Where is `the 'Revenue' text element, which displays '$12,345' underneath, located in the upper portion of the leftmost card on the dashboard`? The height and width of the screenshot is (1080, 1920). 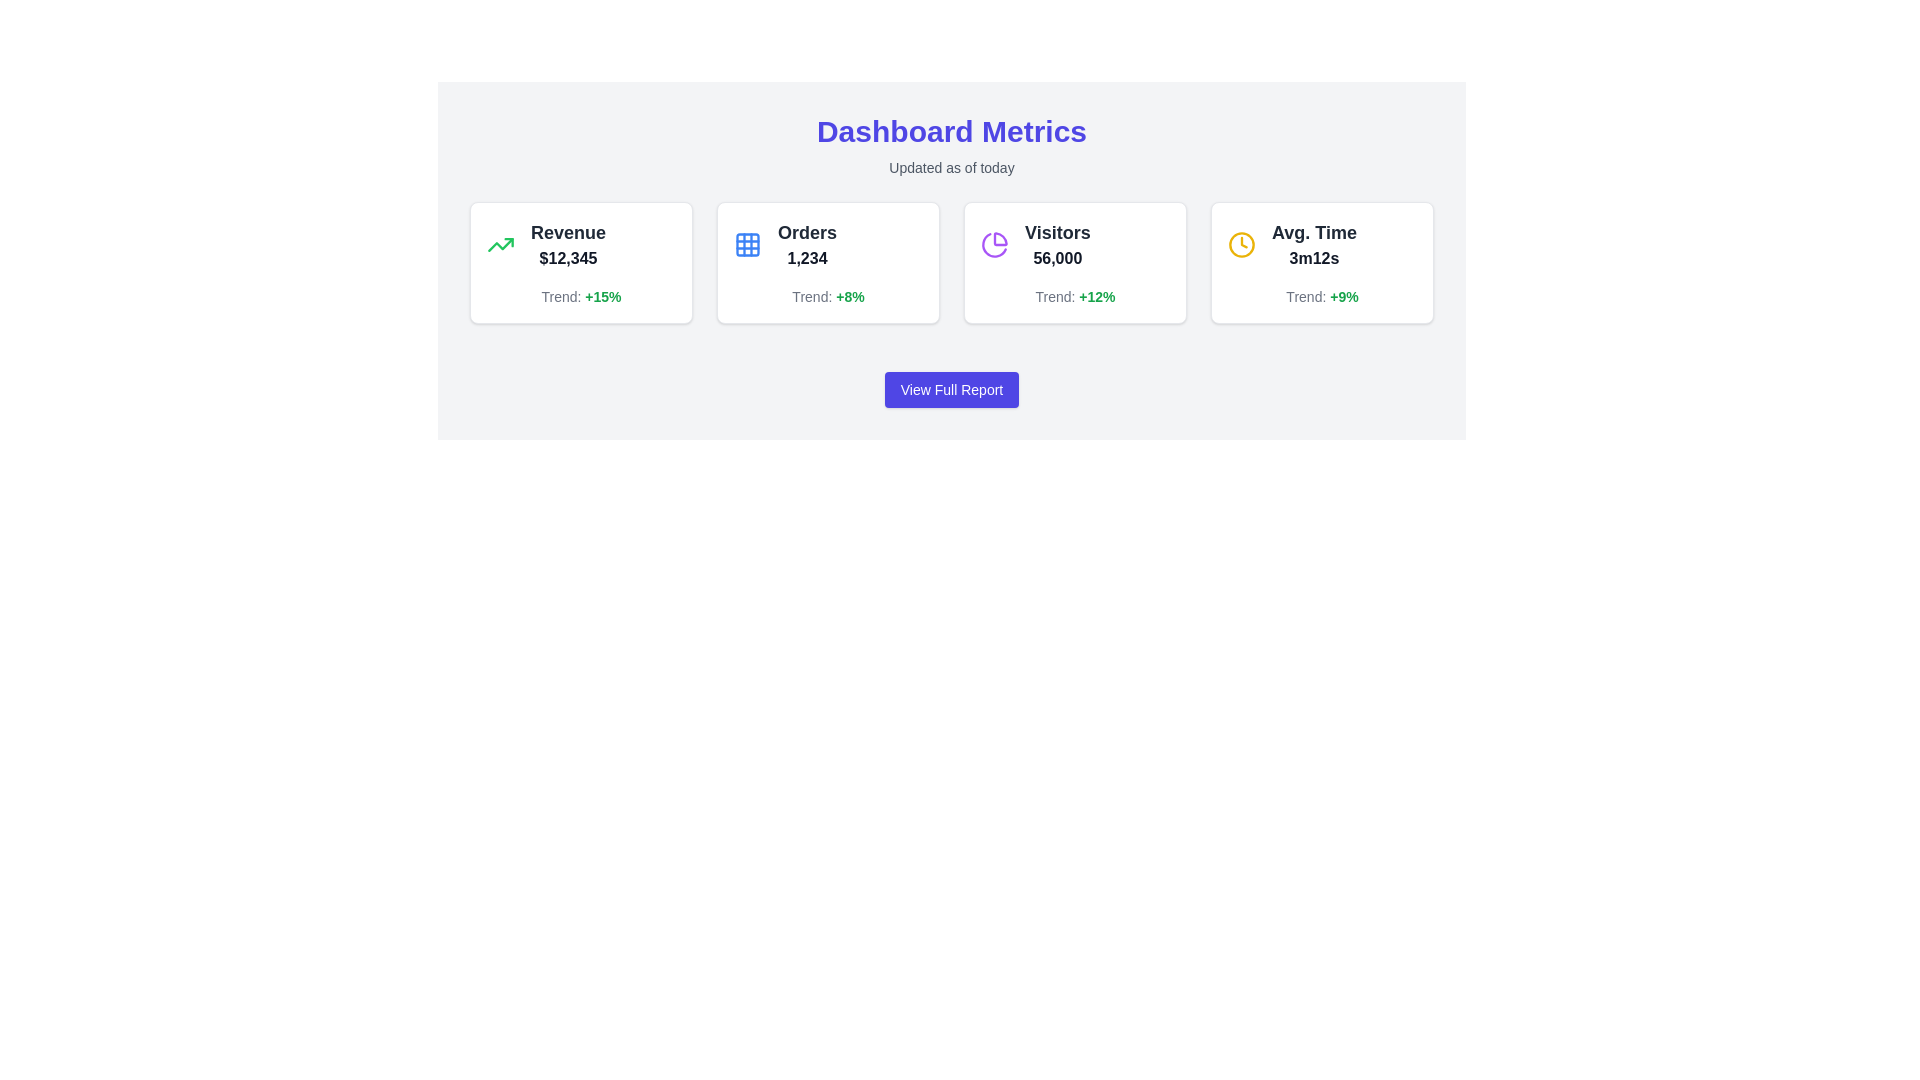
the 'Revenue' text element, which displays '$12,345' underneath, located in the upper portion of the leftmost card on the dashboard is located at coordinates (567, 244).